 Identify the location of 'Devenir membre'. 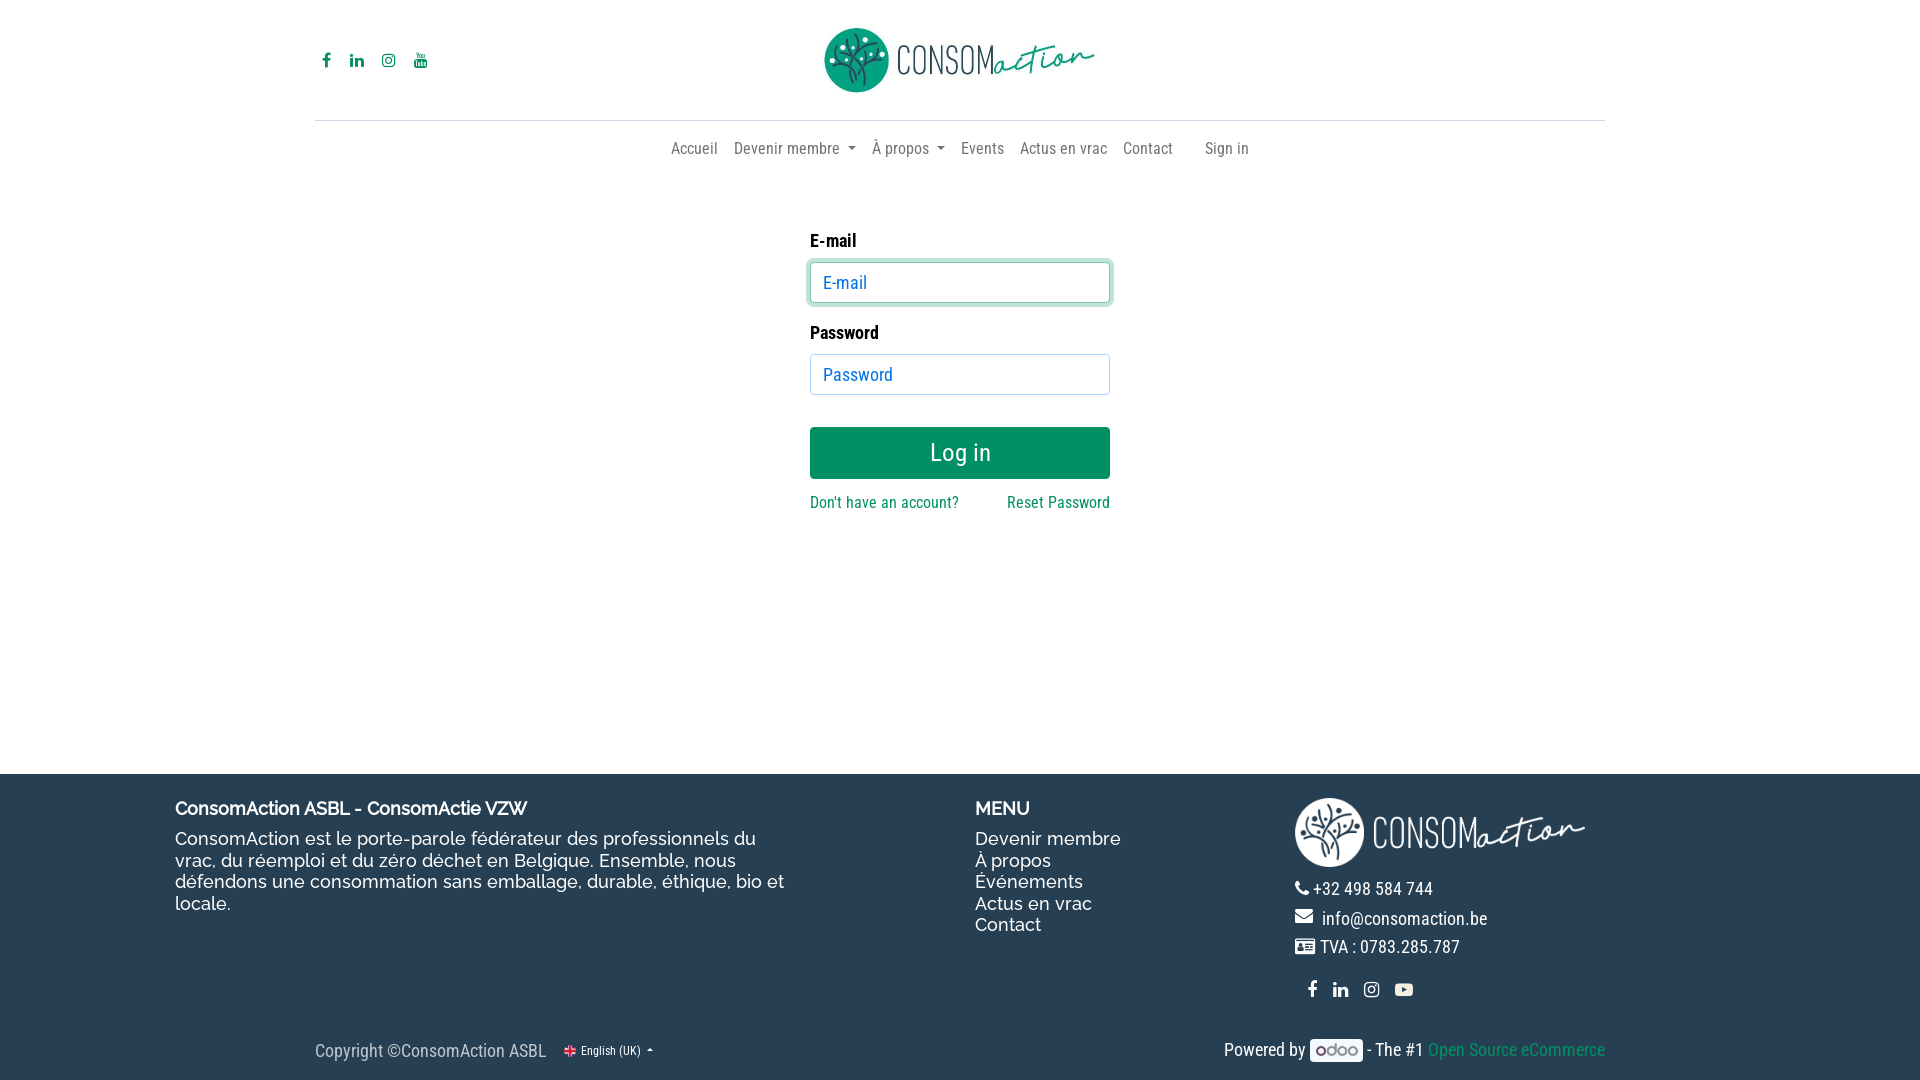
(794, 148).